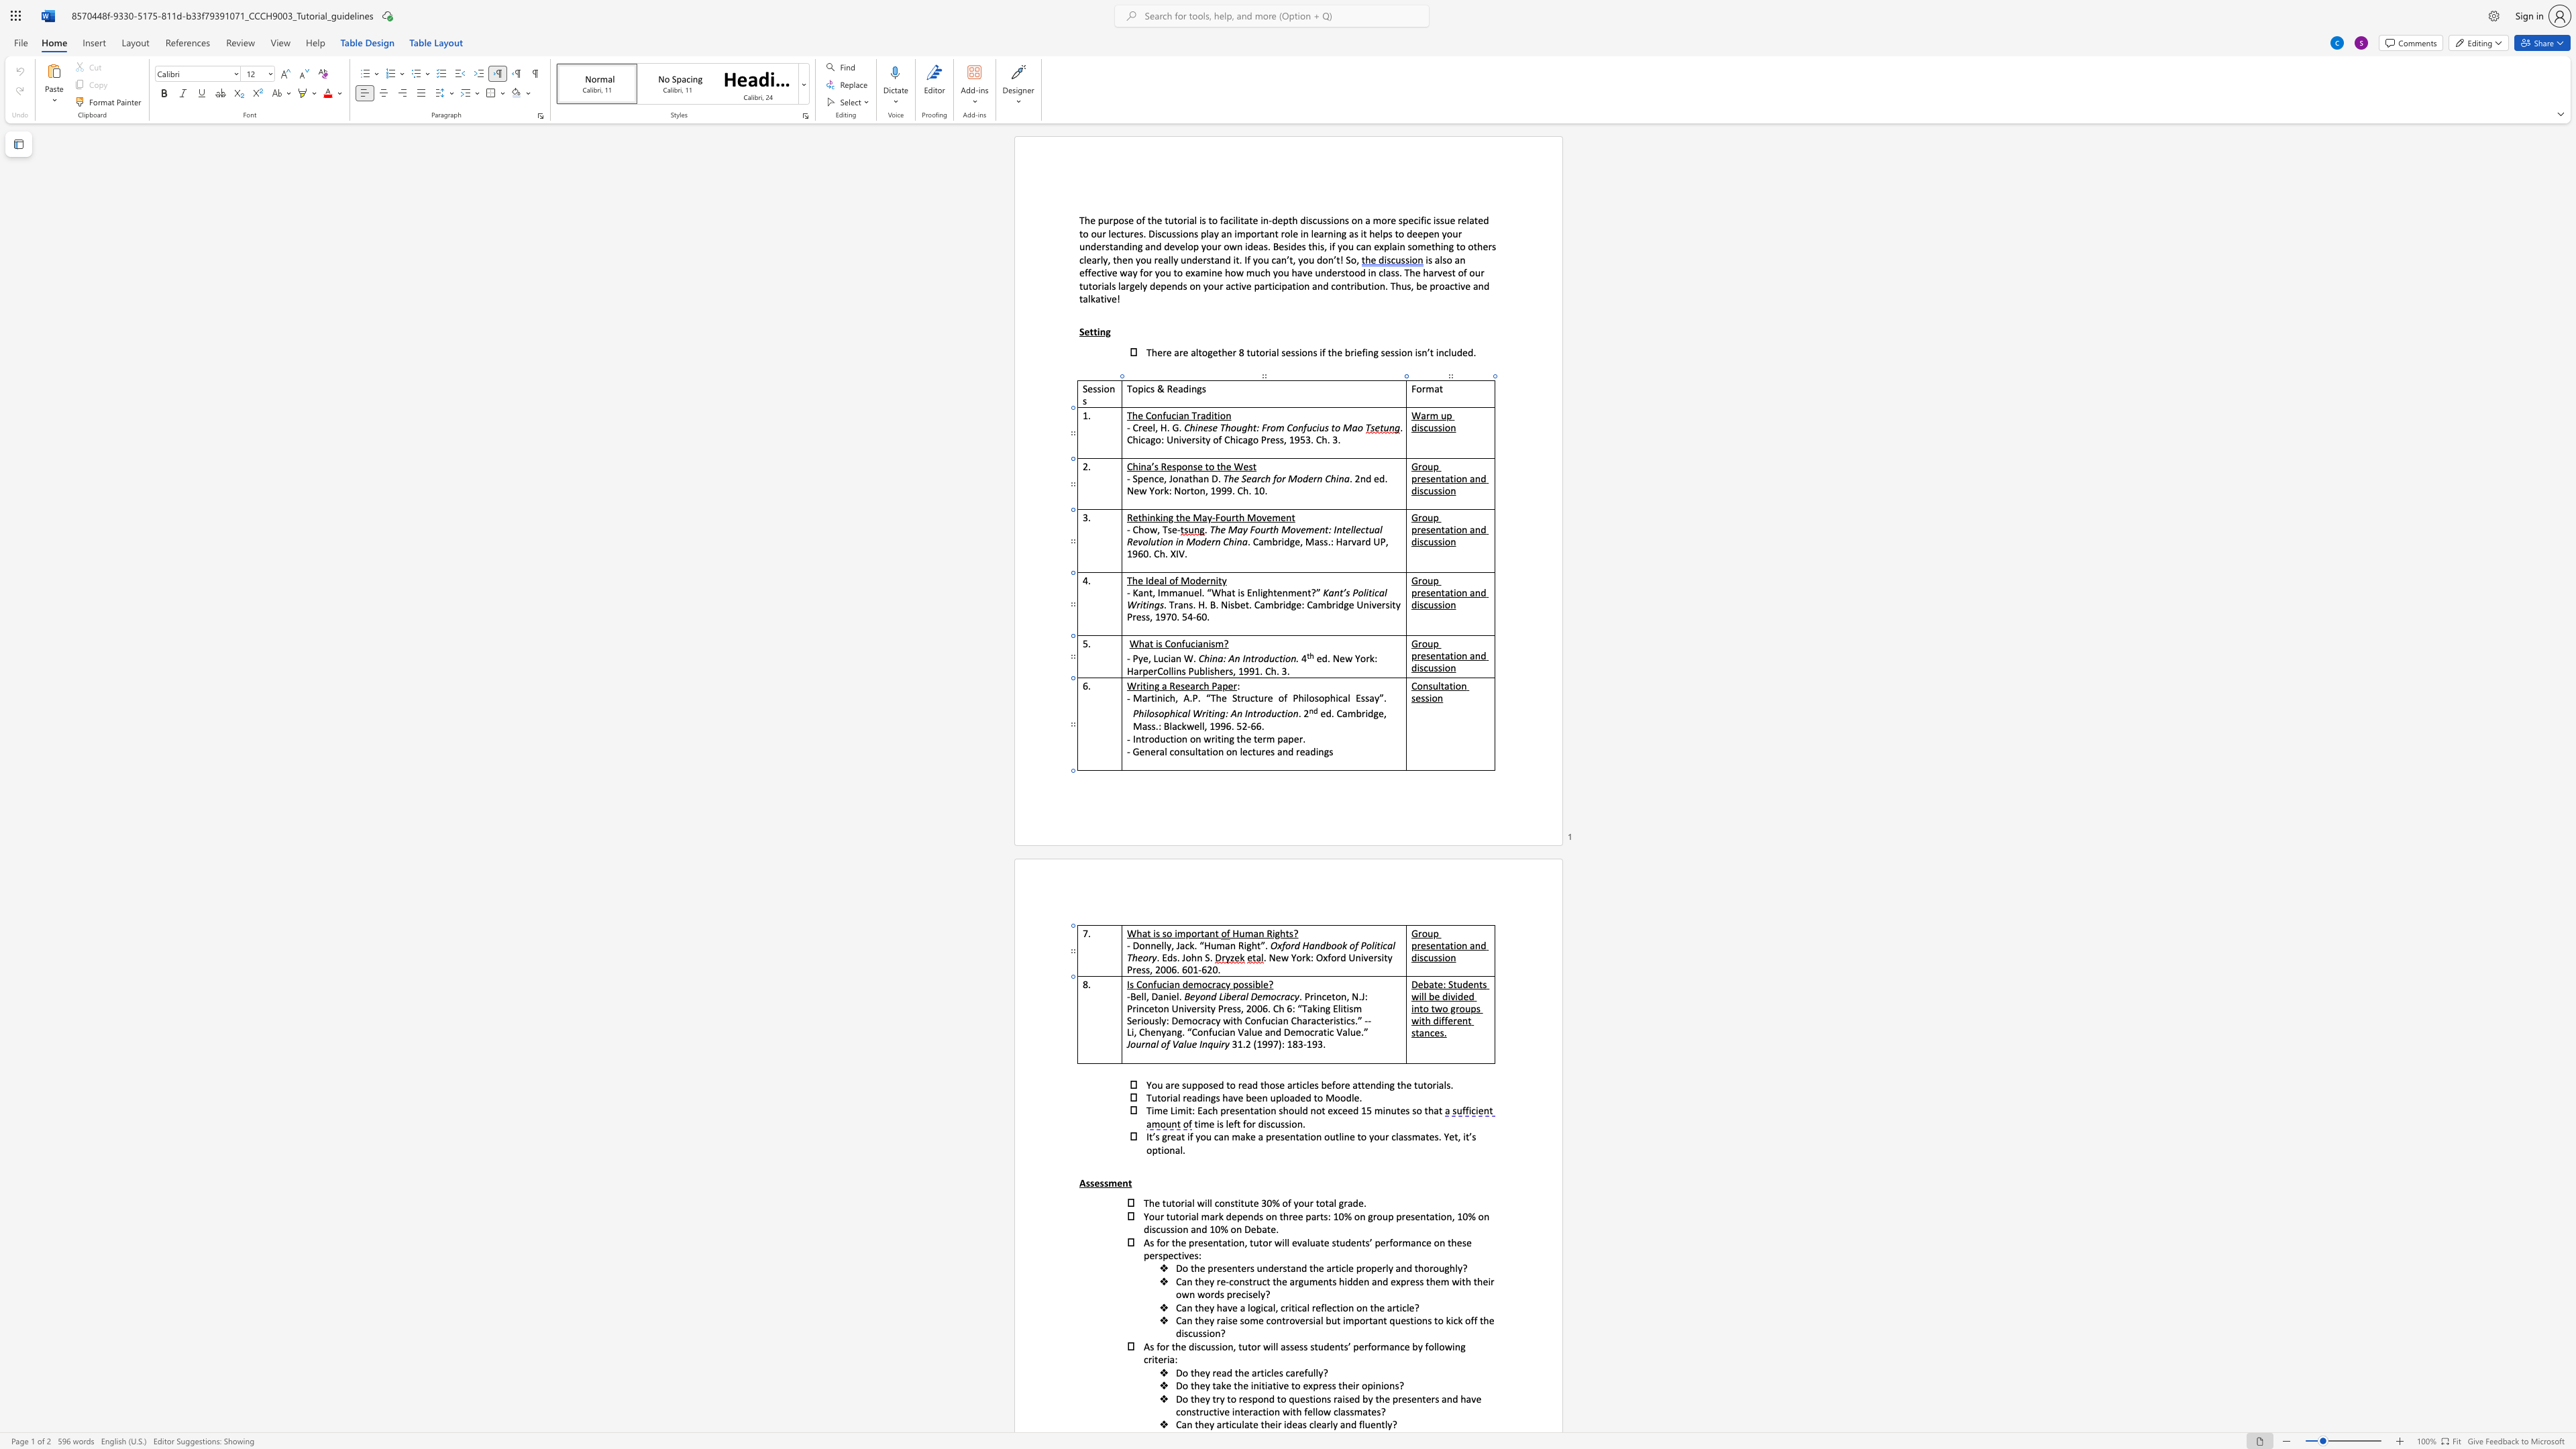 The height and width of the screenshot is (1449, 2576). What do you see at coordinates (1464, 945) in the screenshot?
I see `the 2th character "n" in the text` at bounding box center [1464, 945].